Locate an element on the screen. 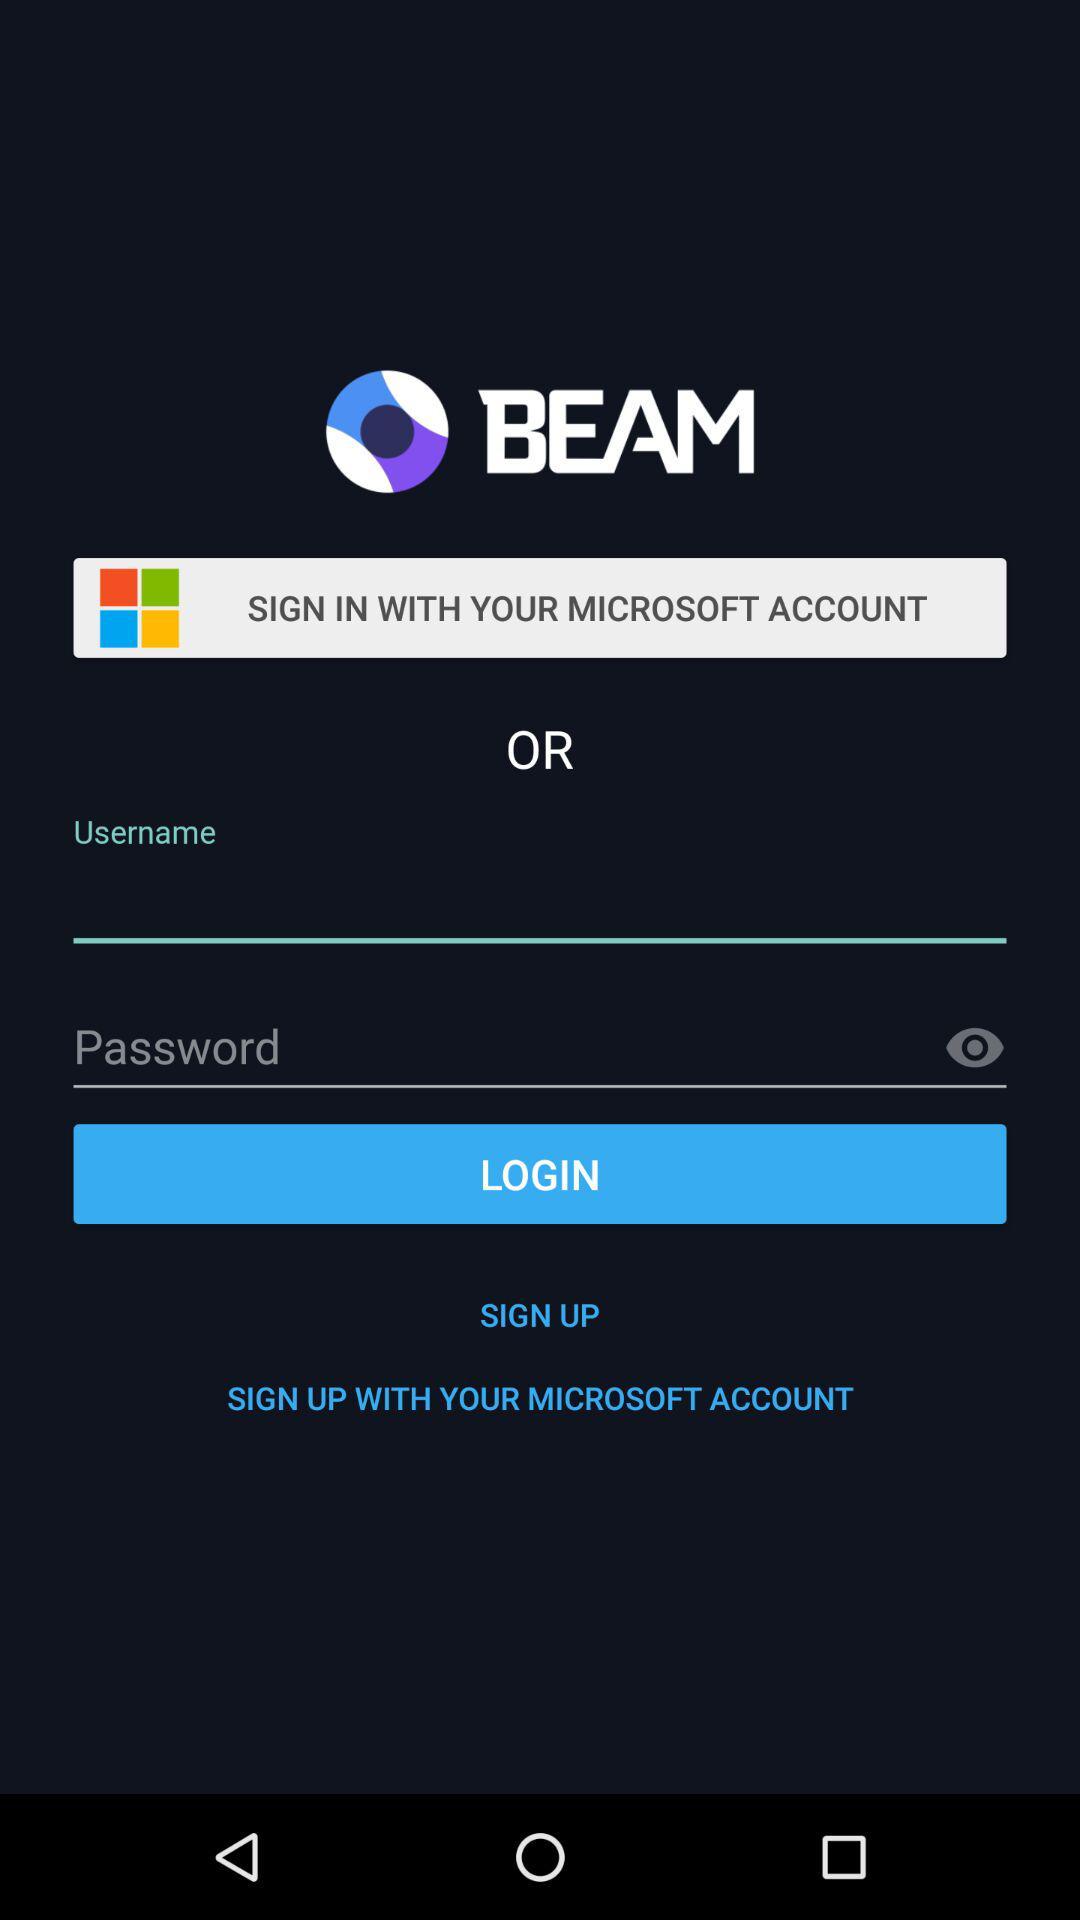 Image resolution: width=1080 pixels, height=1920 pixels. login item is located at coordinates (540, 1174).